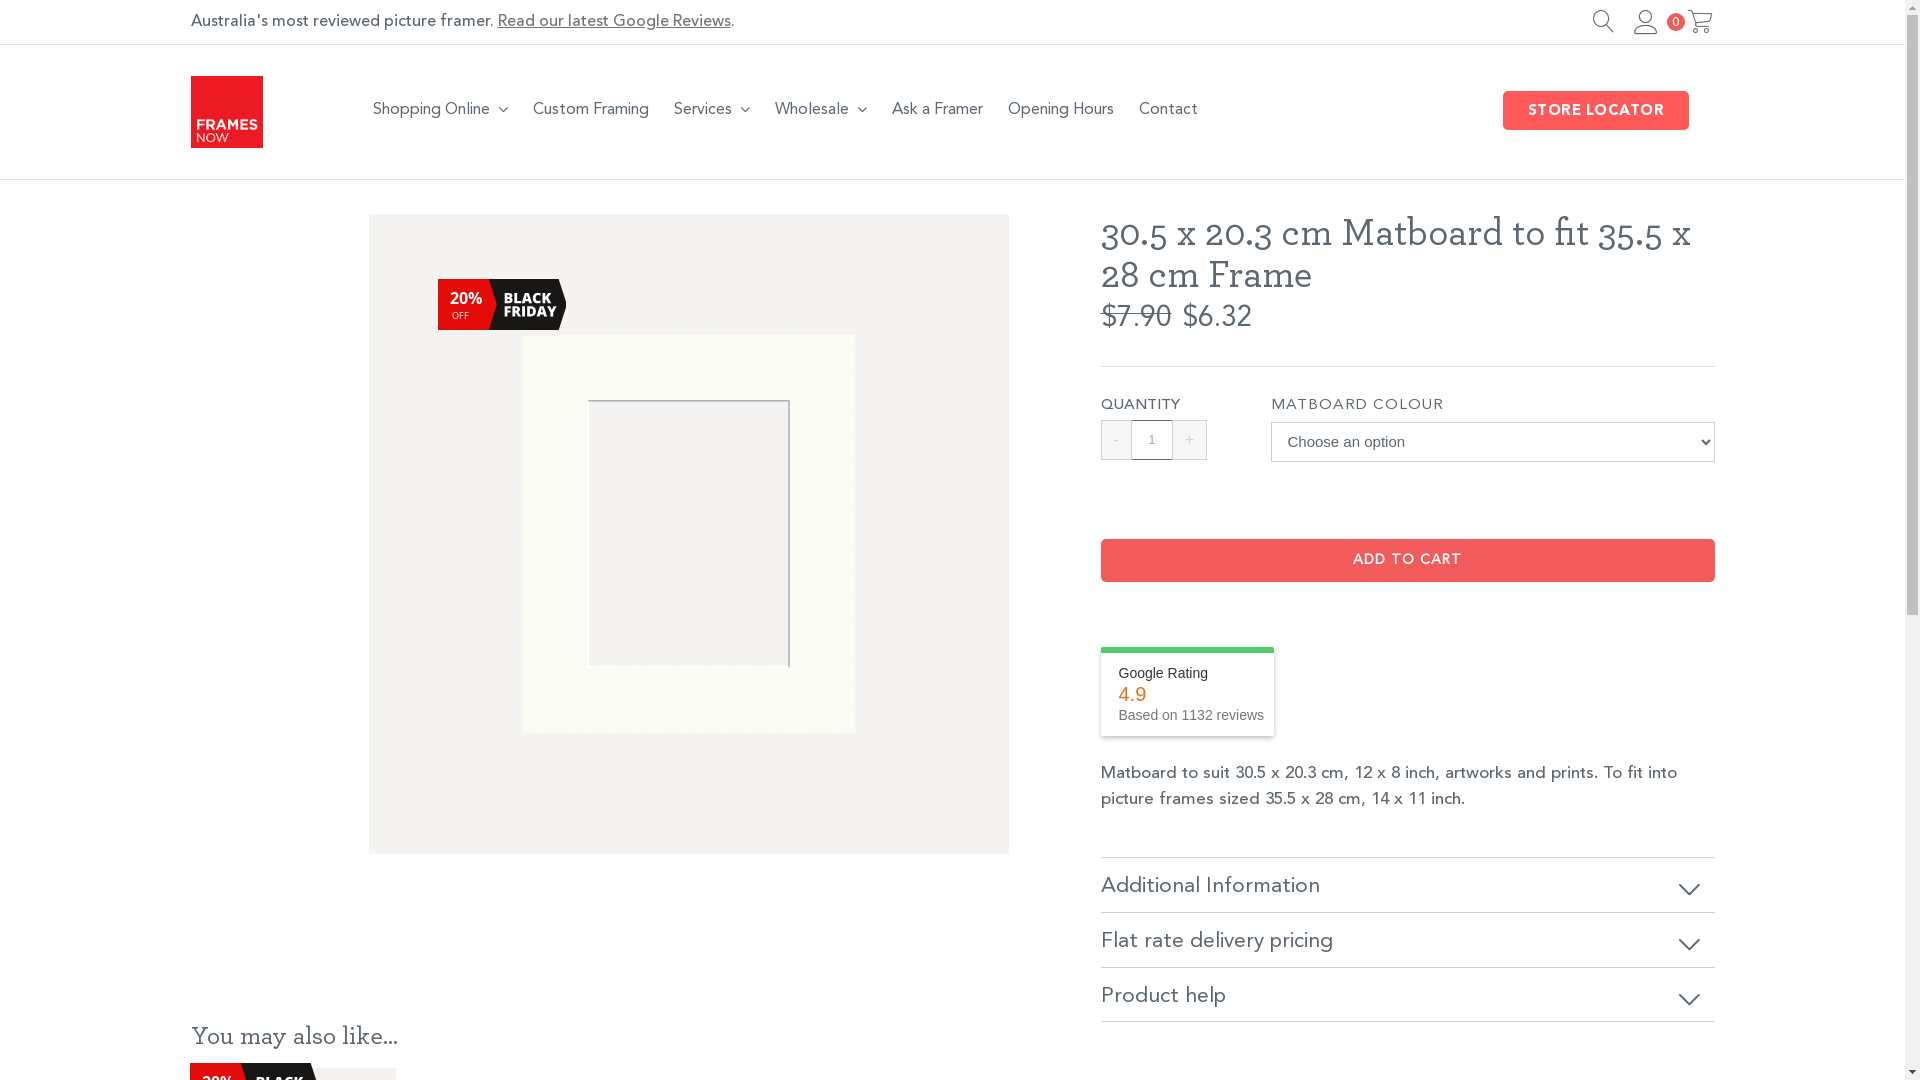 This screenshot has width=1920, height=1080. Describe the element at coordinates (1059, 110) in the screenshot. I see `'Opening Hours'` at that location.